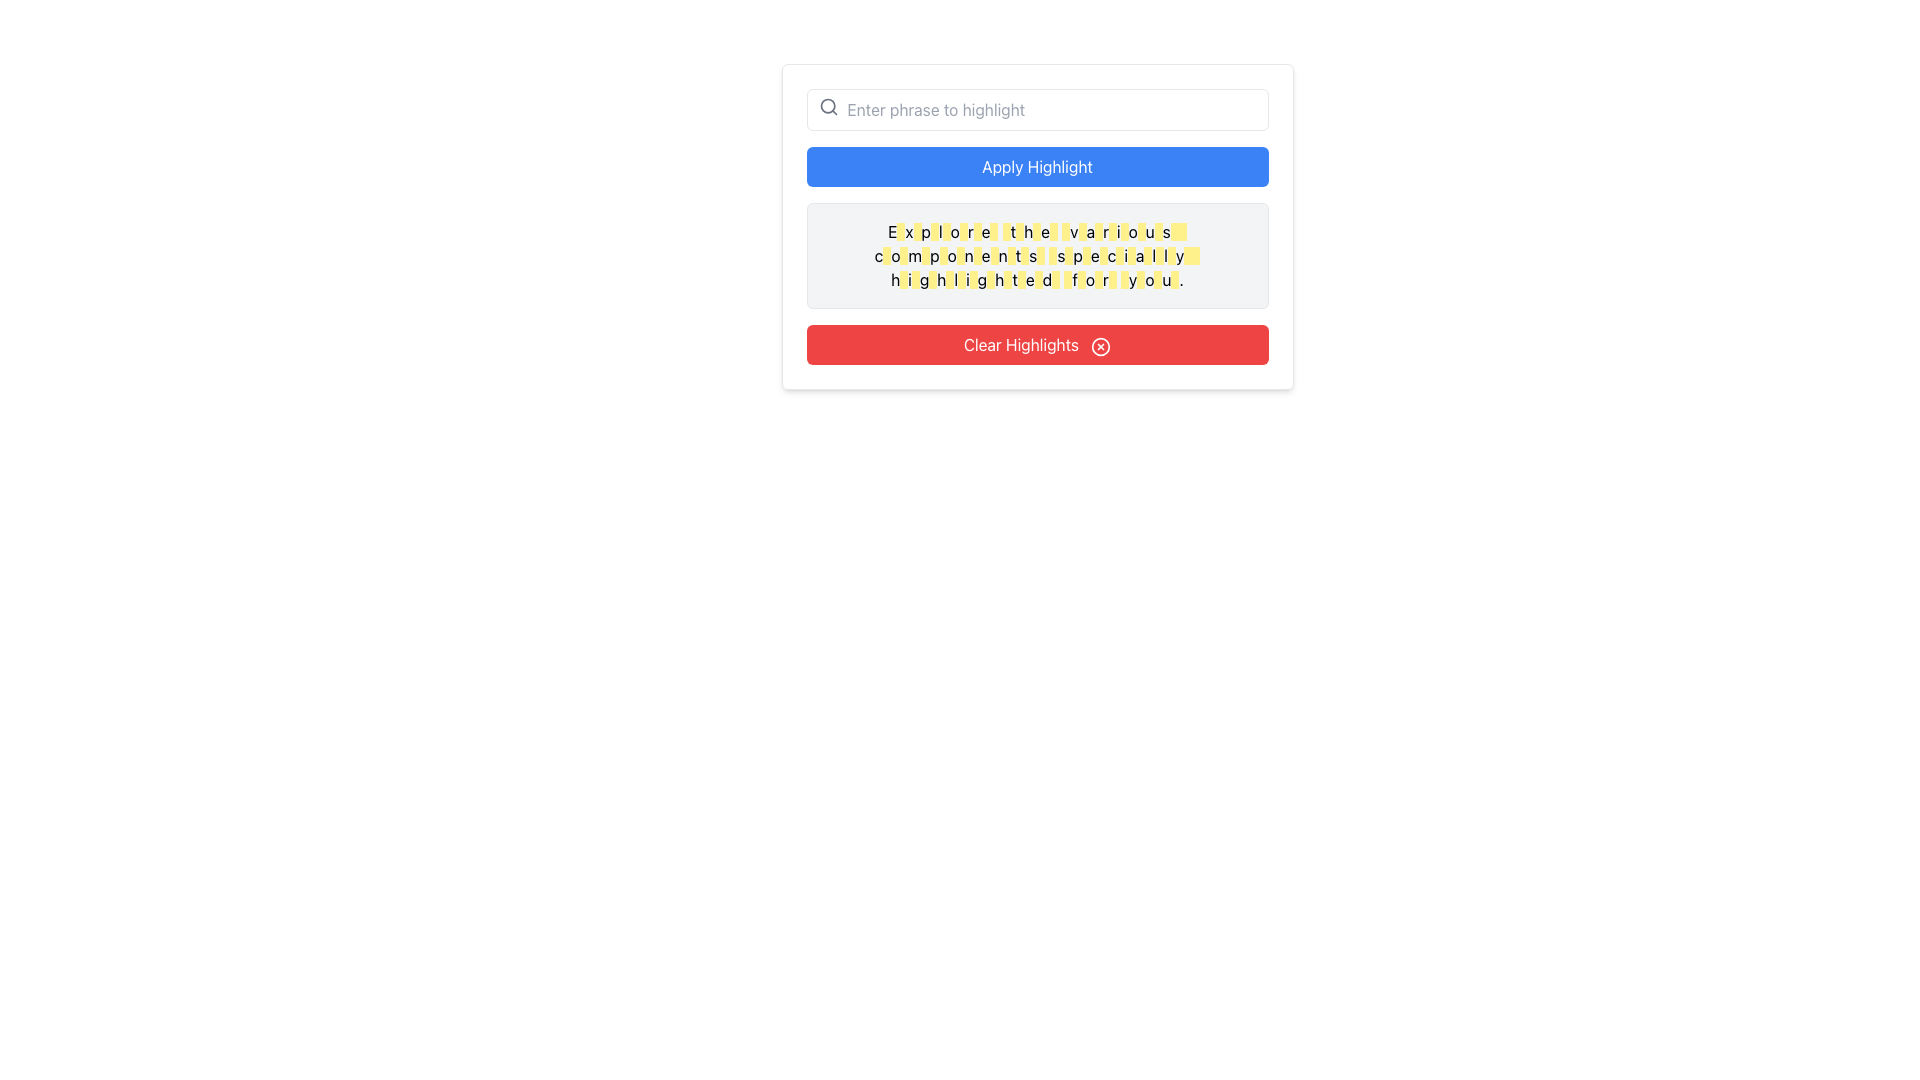 The image size is (1920, 1080). Describe the element at coordinates (1196, 254) in the screenshot. I see `the highlighted portion at the end of the sentence 'Explore the various components specially highlighted for you.'` at that location.